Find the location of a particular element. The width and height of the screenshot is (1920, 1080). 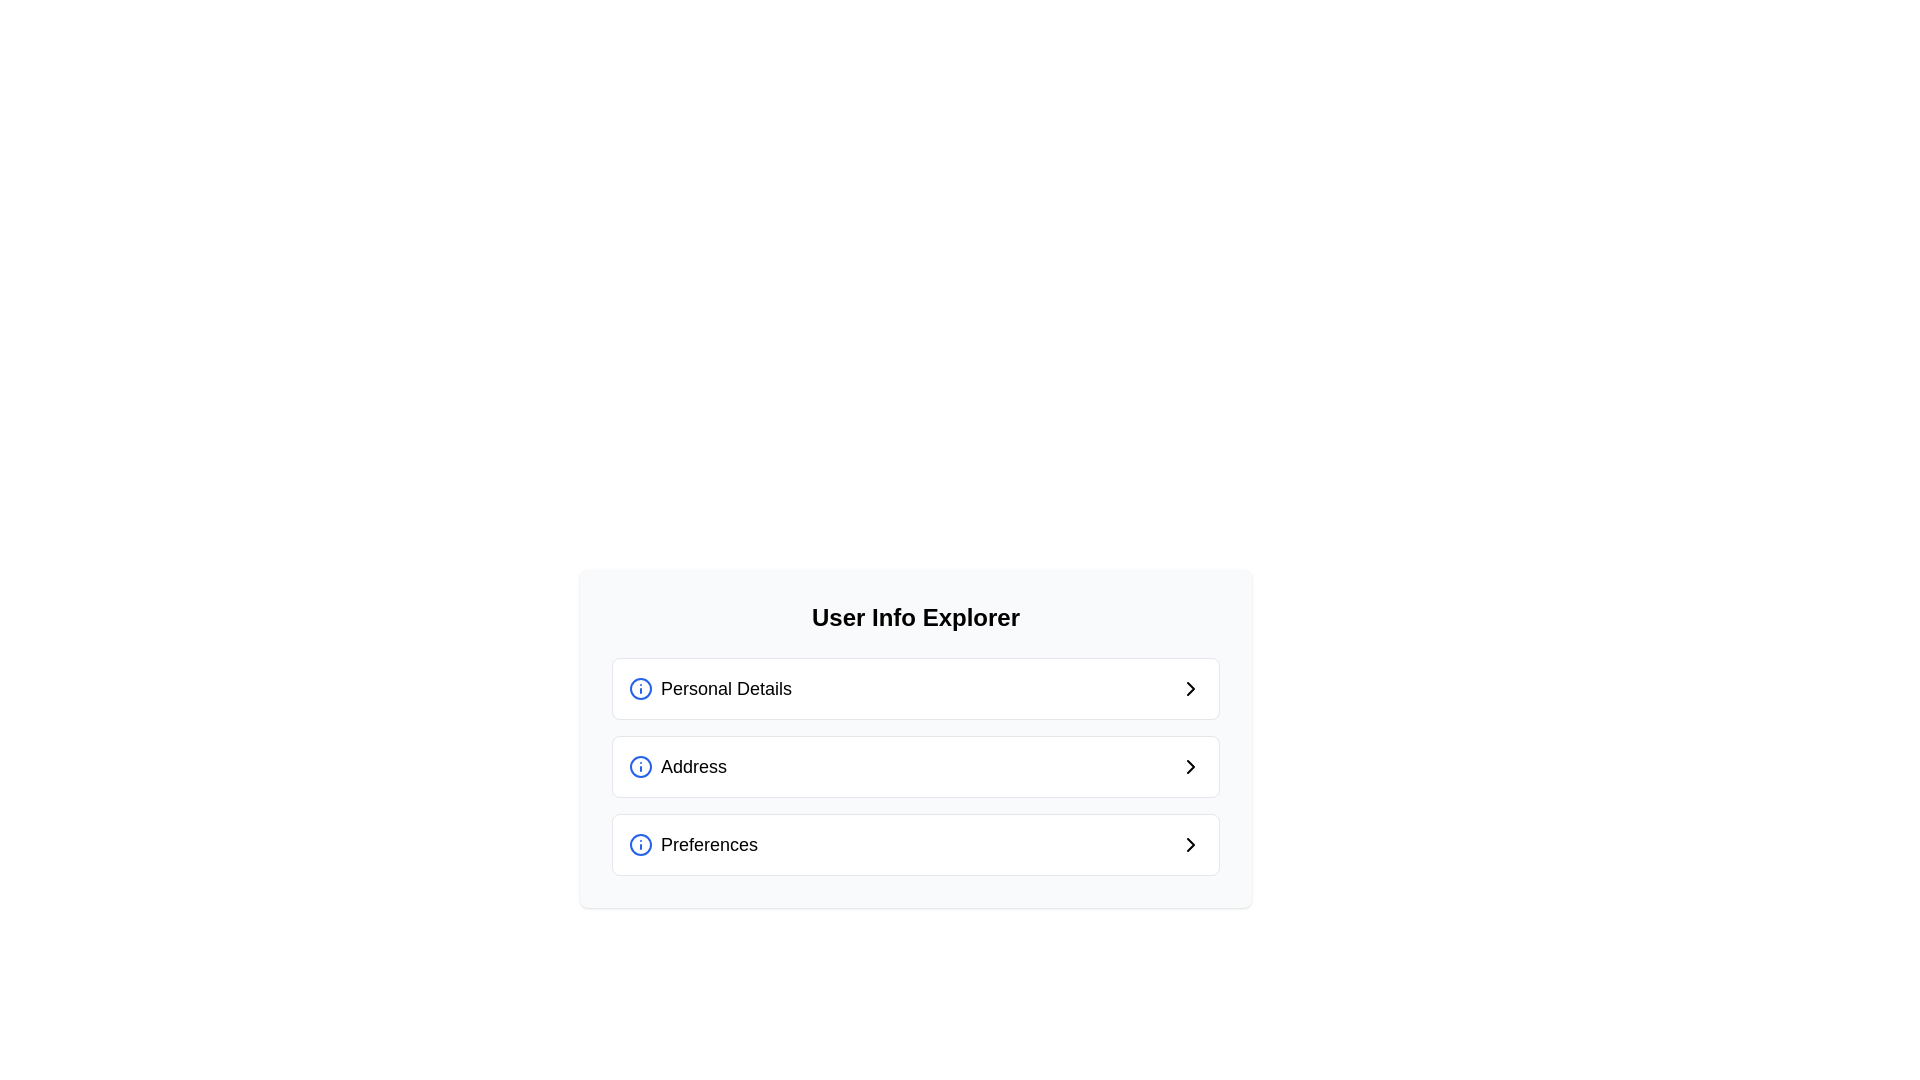

the rightward-pointing chevron arrow icon located on the far right of the 'Personal Details' section within the 'User Info Explorer' card interface is located at coordinates (1190, 688).